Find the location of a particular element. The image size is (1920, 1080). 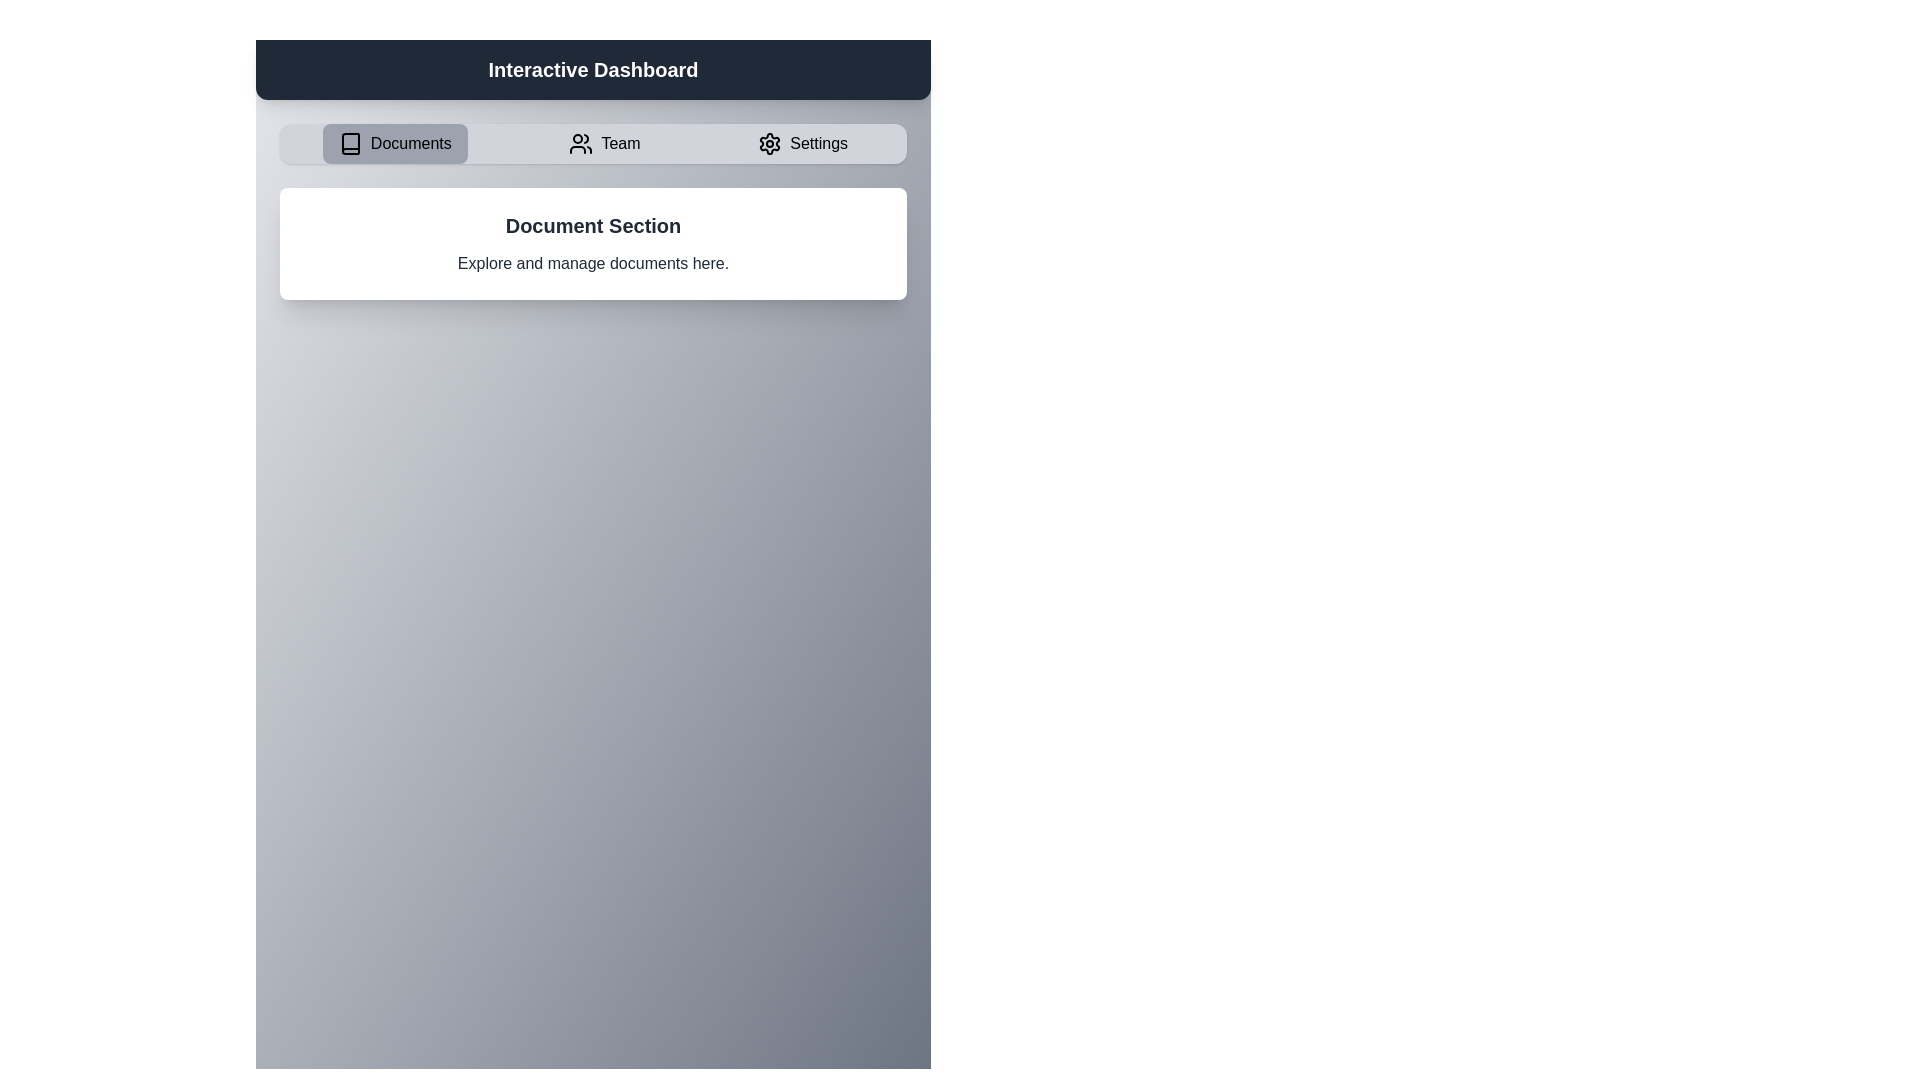

'Settings' icon located in the upper navigation bar, to the right of the 'Team' button, for customization is located at coordinates (769, 142).